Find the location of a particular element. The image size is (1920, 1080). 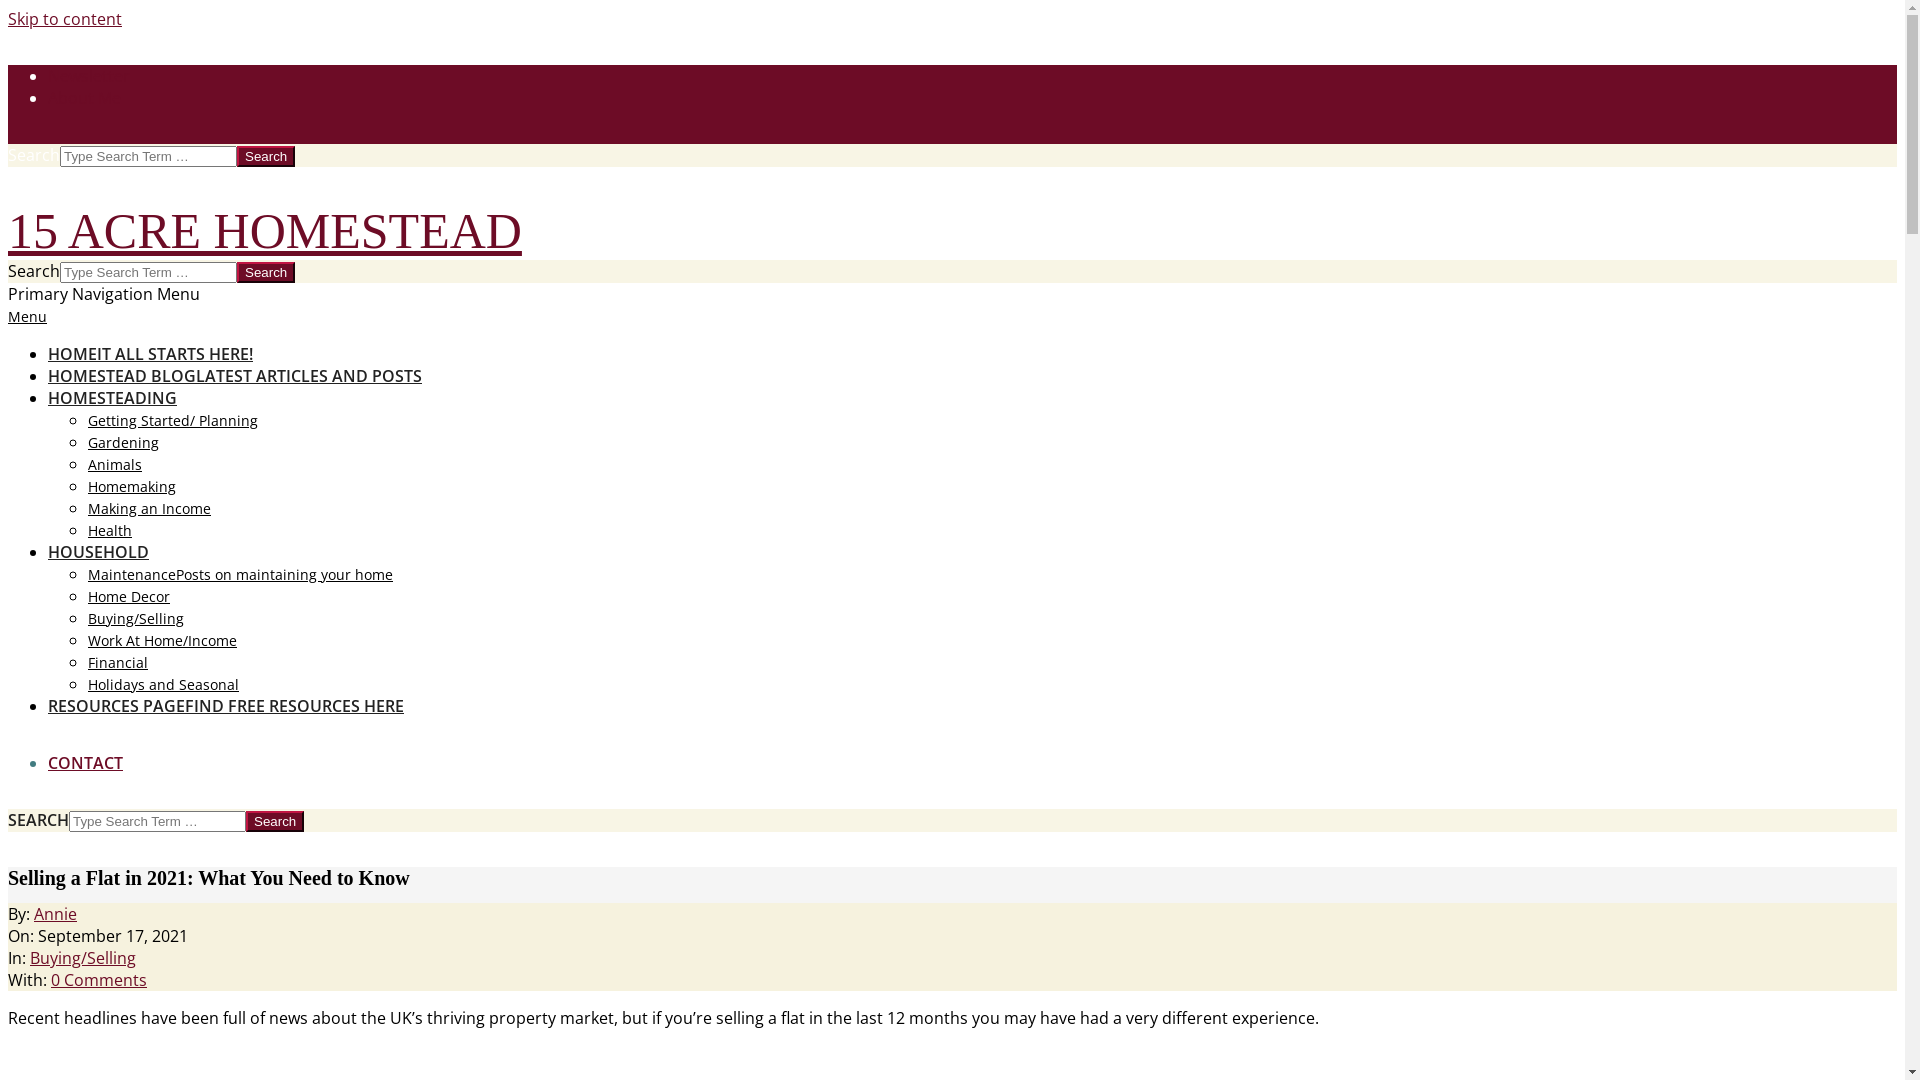

'Health' is located at coordinates (109, 529).